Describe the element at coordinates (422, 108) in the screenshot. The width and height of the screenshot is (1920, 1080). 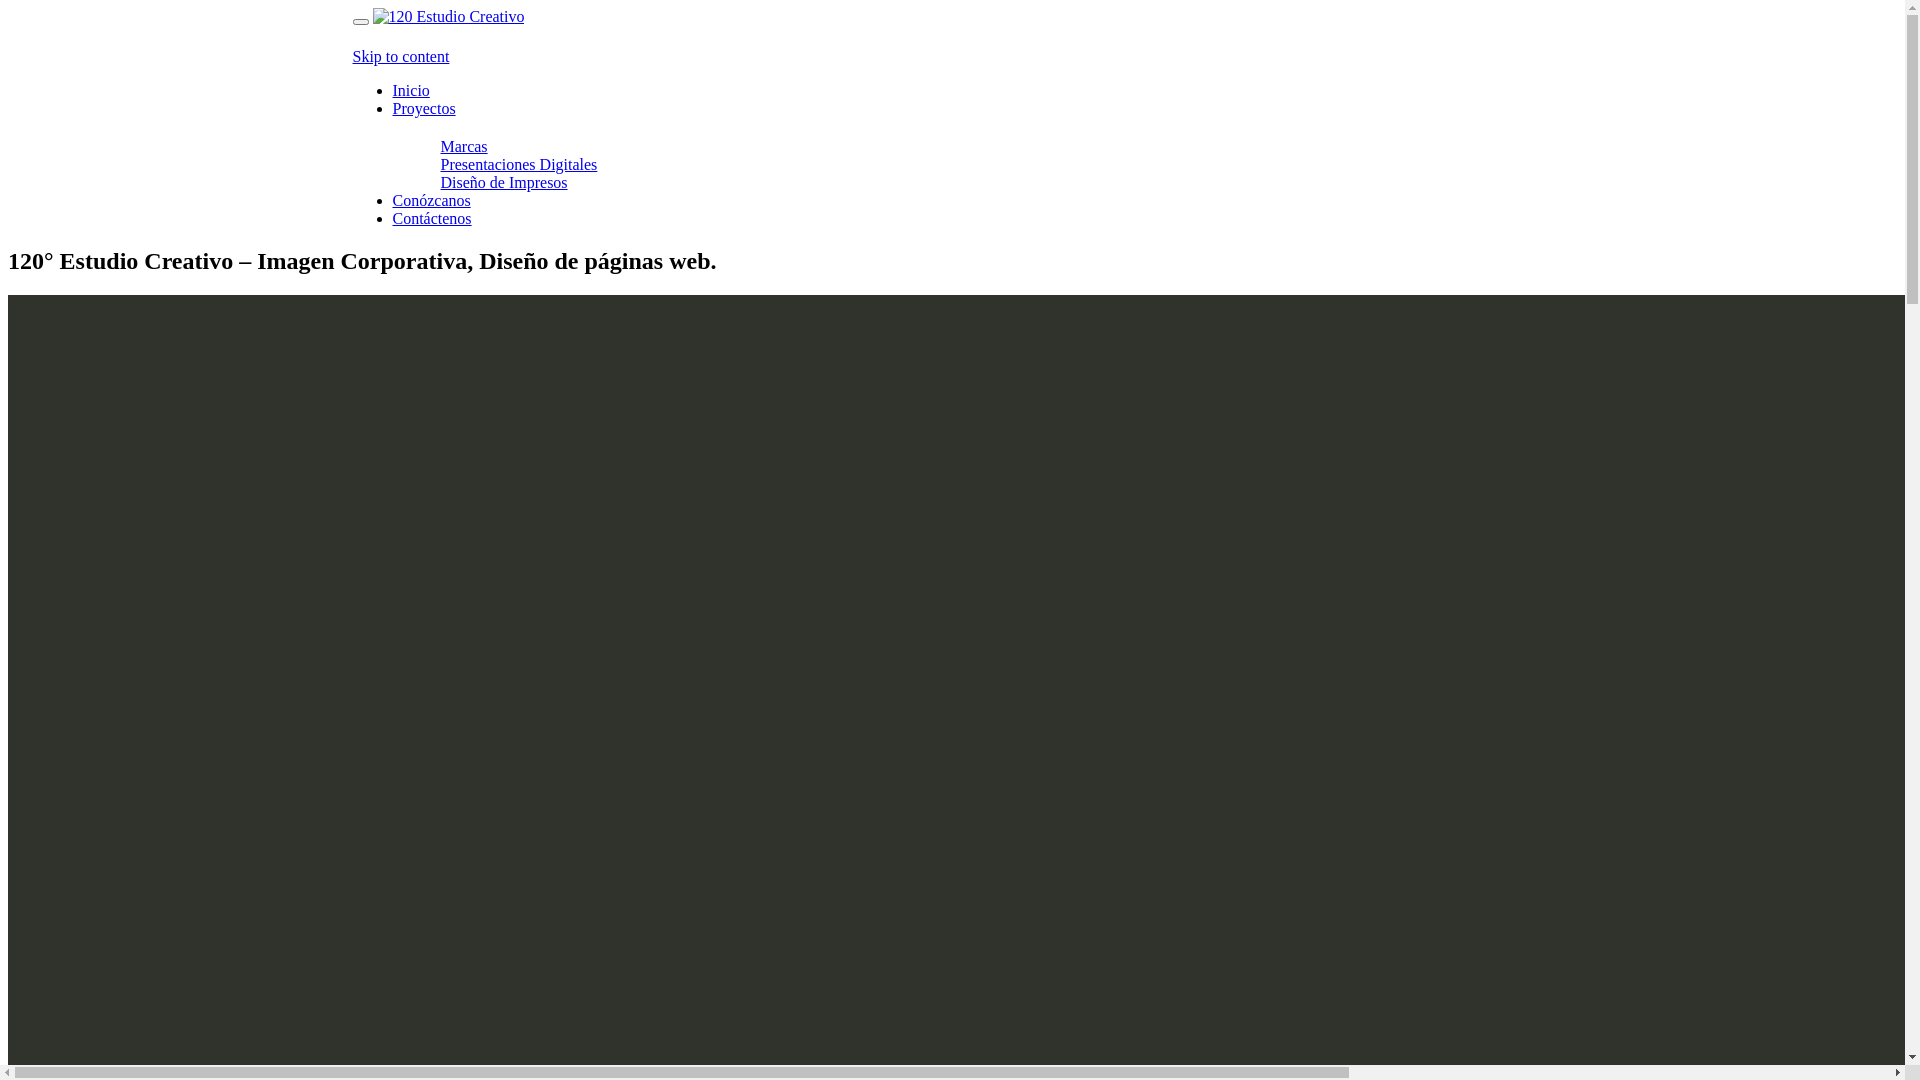
I see `'Proyectos'` at that location.